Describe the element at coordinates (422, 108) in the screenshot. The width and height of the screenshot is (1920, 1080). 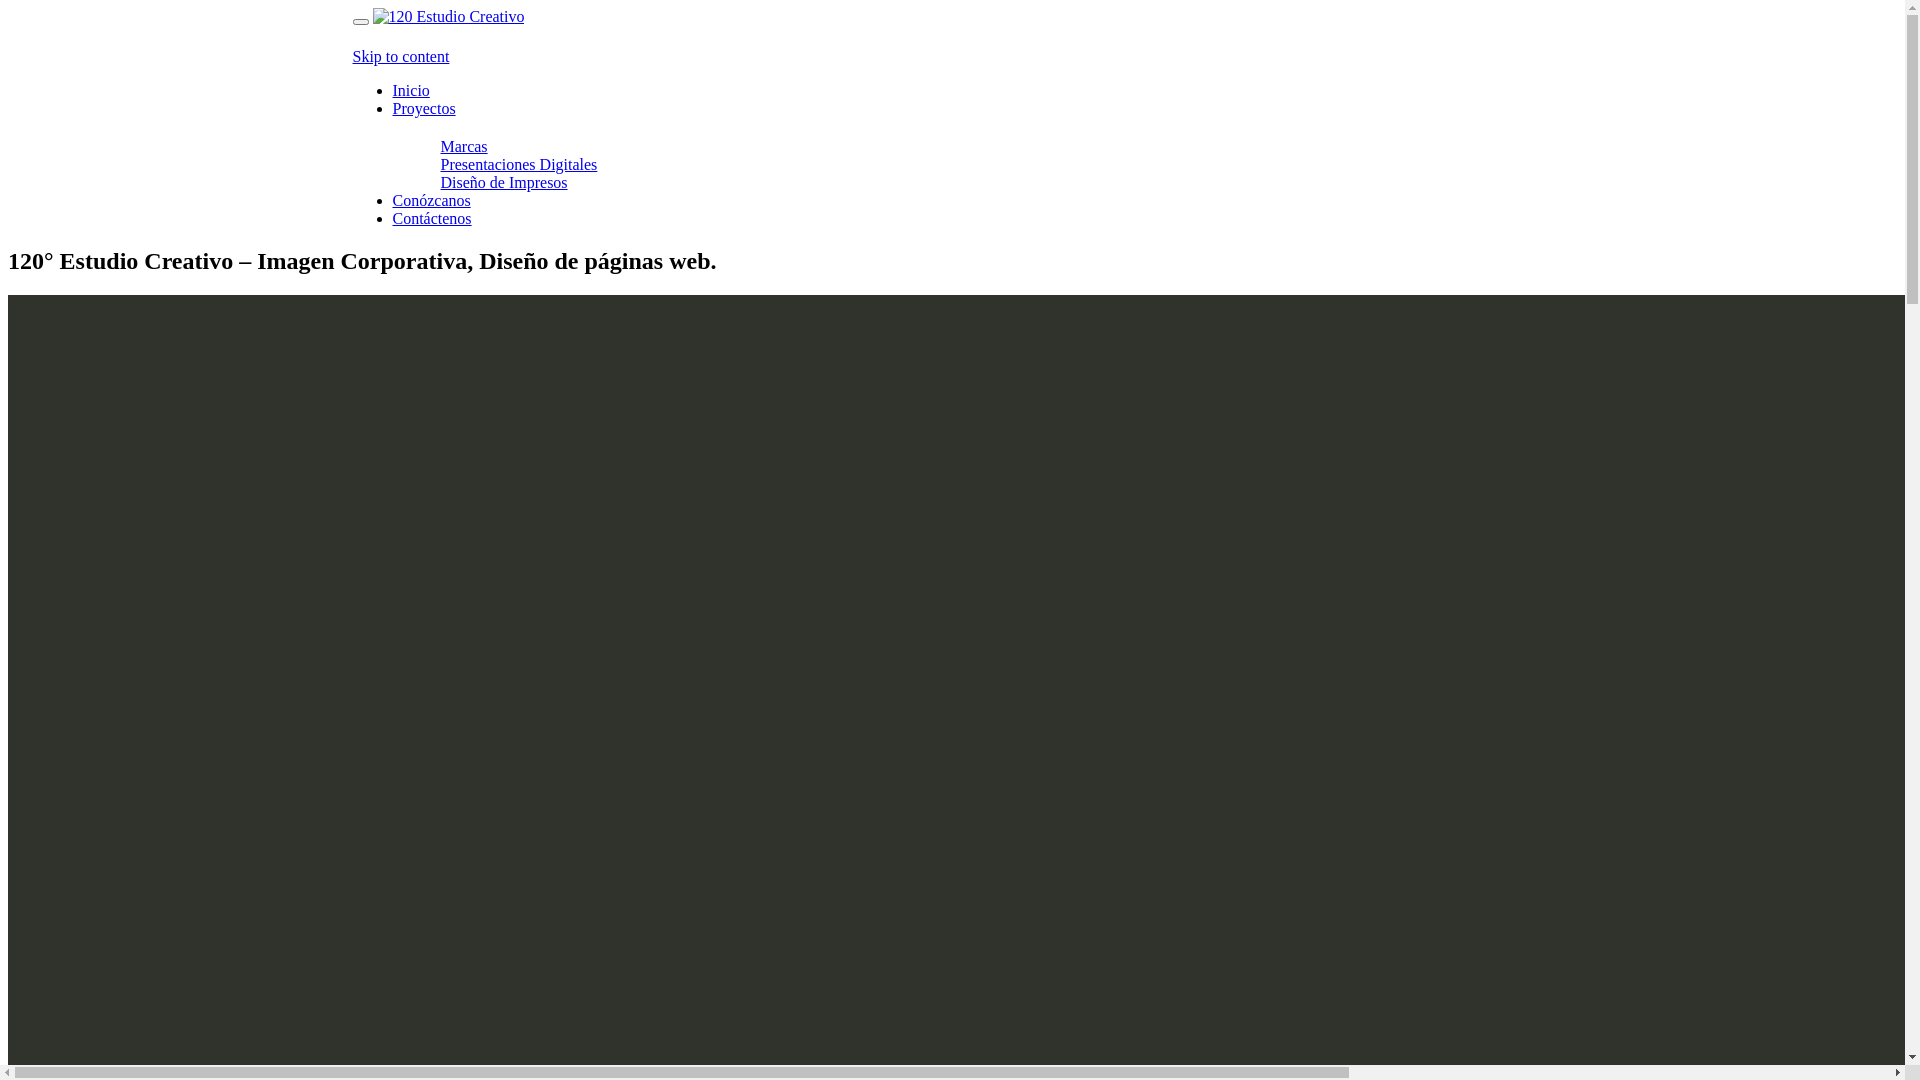
I see `'Proyectos'` at that location.